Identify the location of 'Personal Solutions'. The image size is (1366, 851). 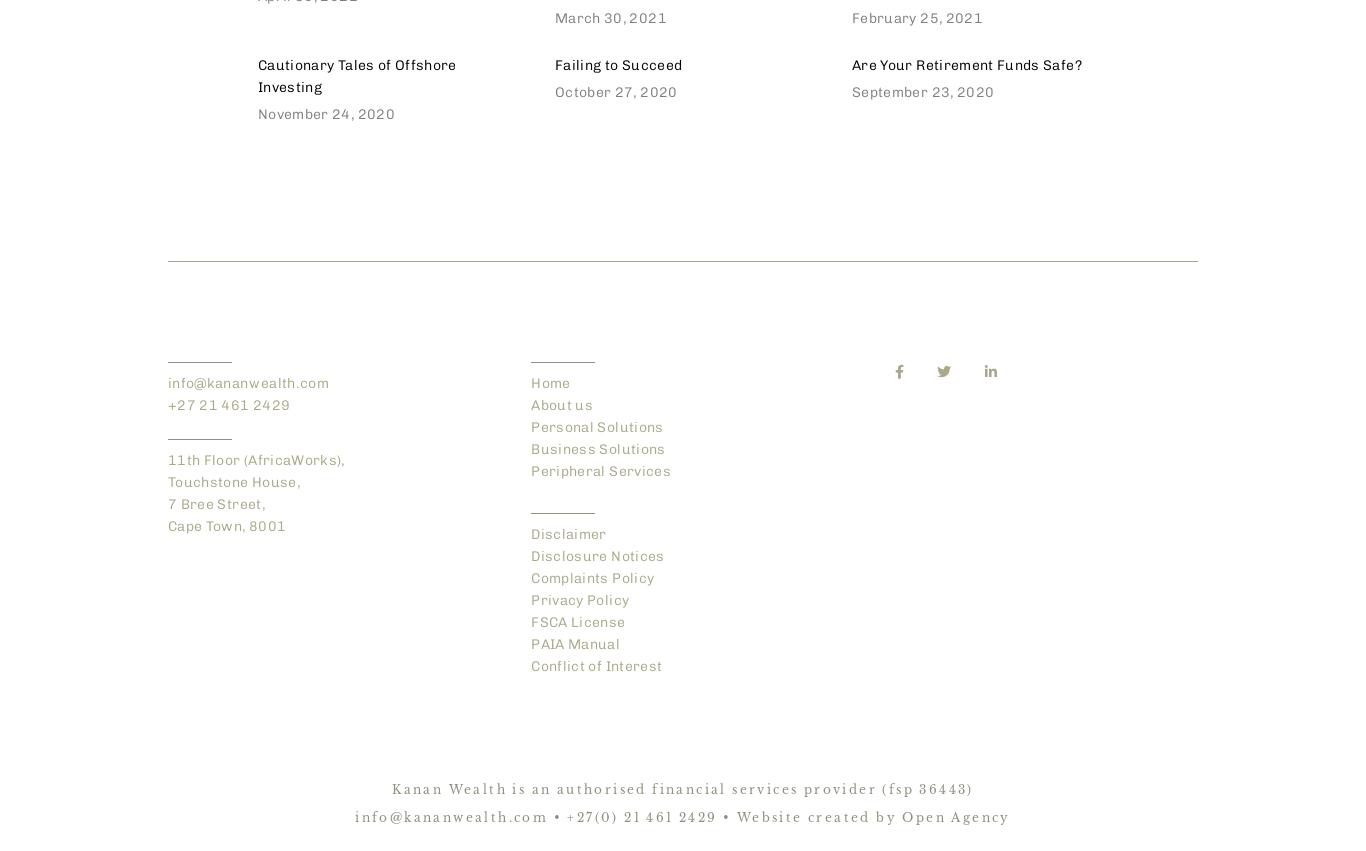
(595, 427).